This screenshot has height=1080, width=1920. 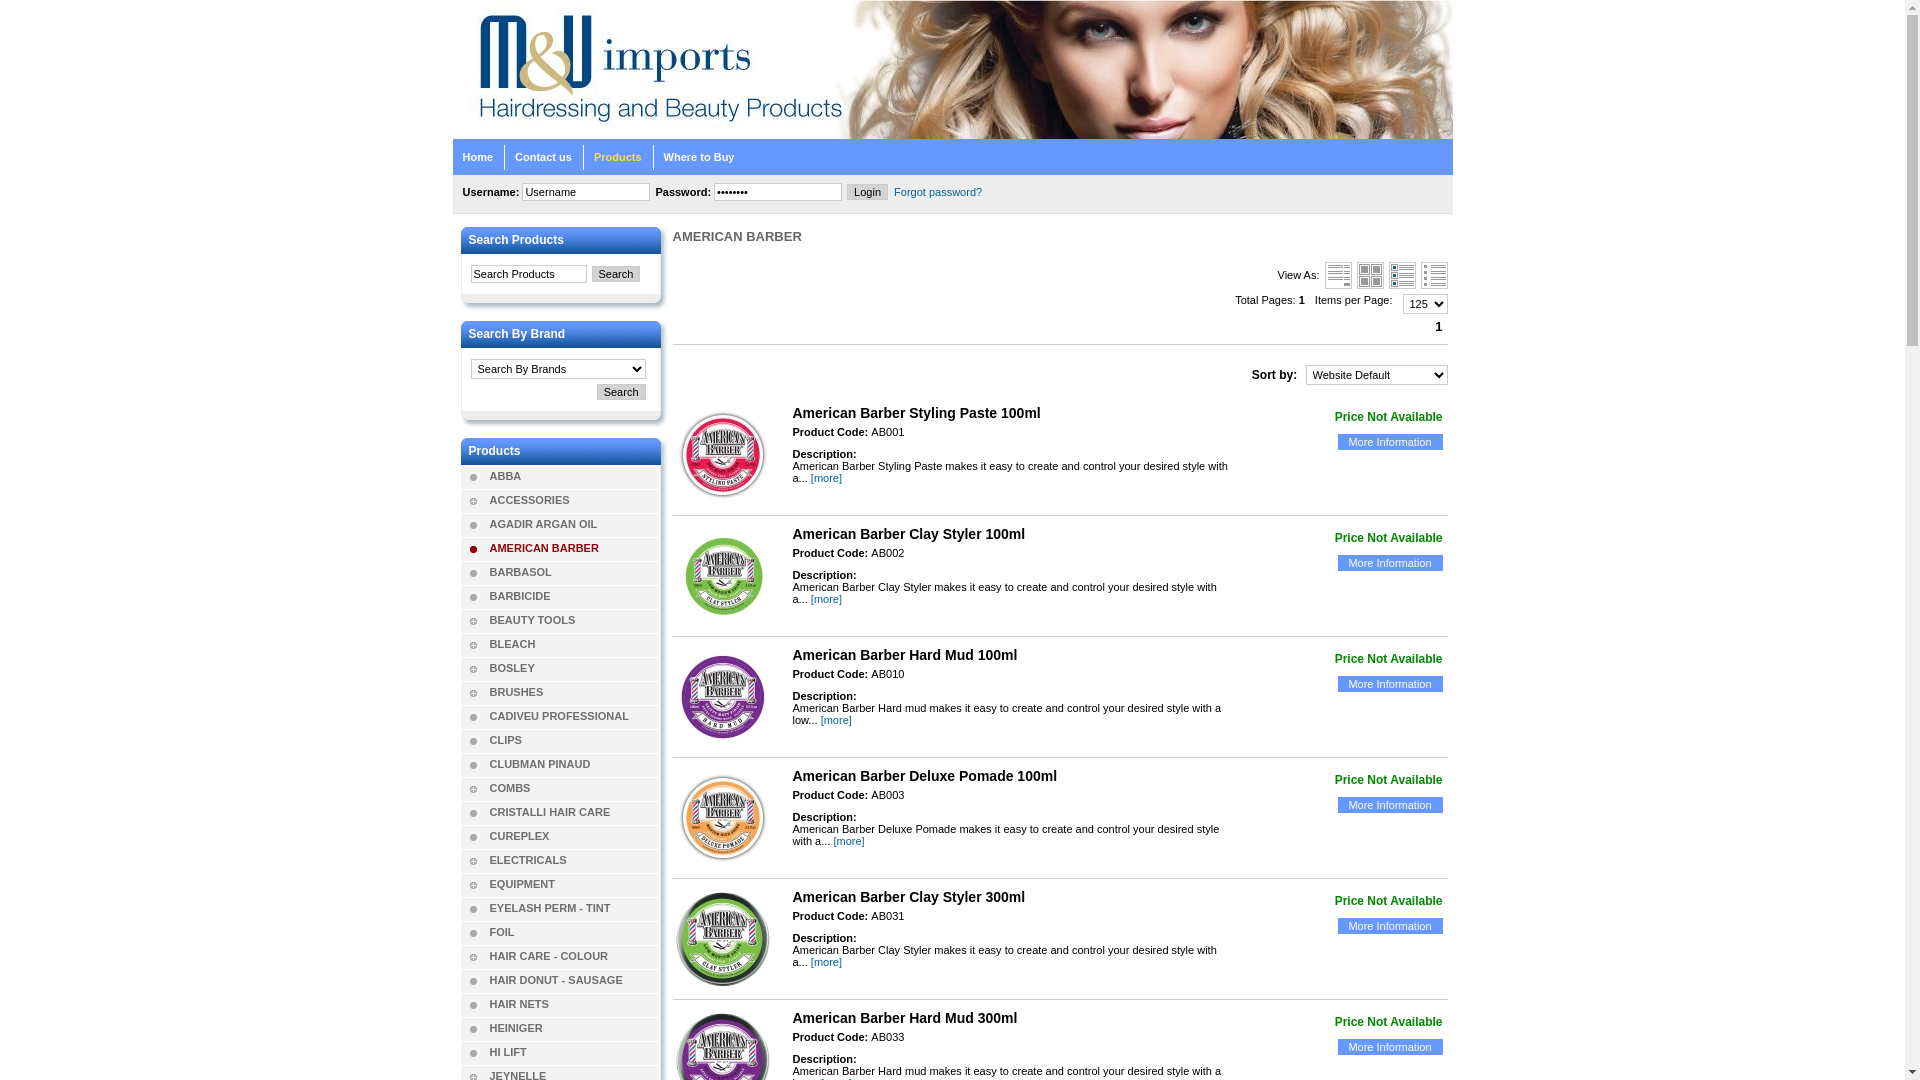 I want to click on 'Default Style', so click(x=1337, y=275).